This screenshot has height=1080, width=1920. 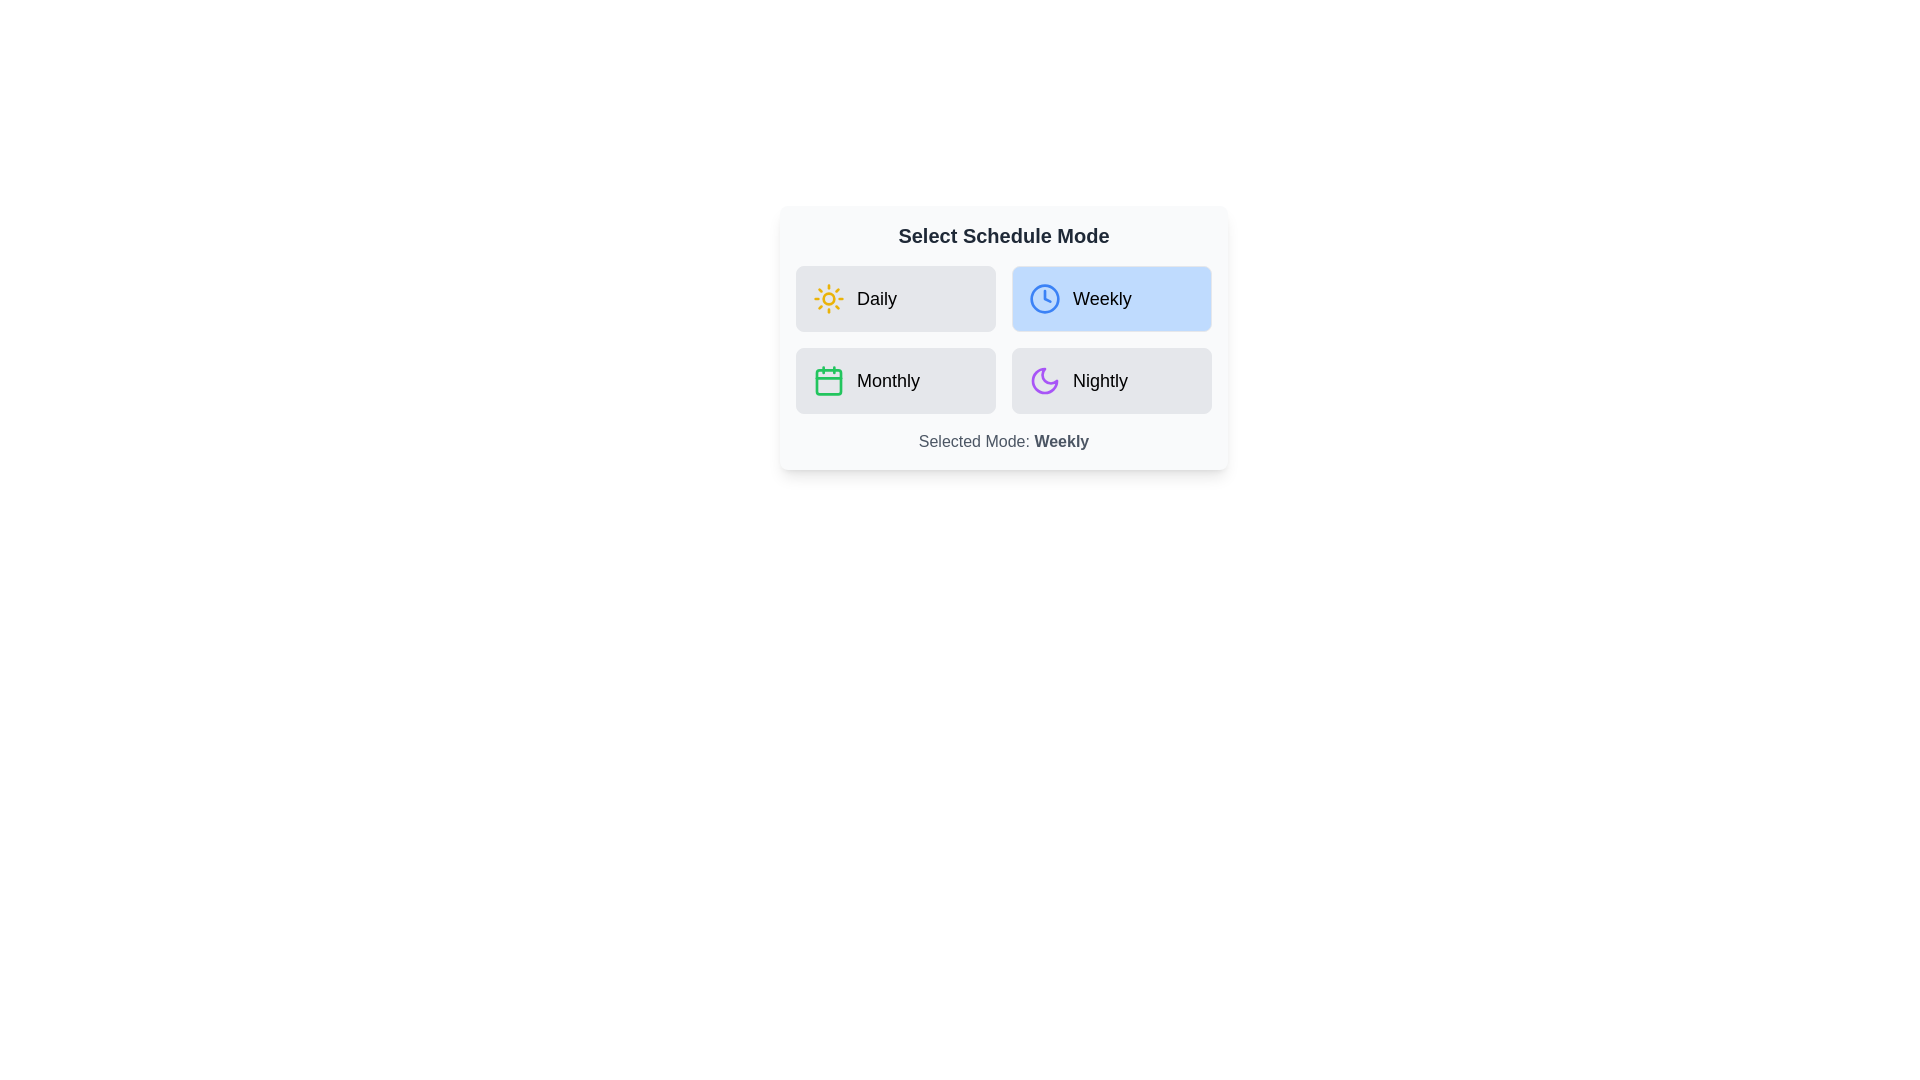 What do you see at coordinates (1111, 299) in the screenshot?
I see `the schedule mode by clicking on the button corresponding to Weekly` at bounding box center [1111, 299].